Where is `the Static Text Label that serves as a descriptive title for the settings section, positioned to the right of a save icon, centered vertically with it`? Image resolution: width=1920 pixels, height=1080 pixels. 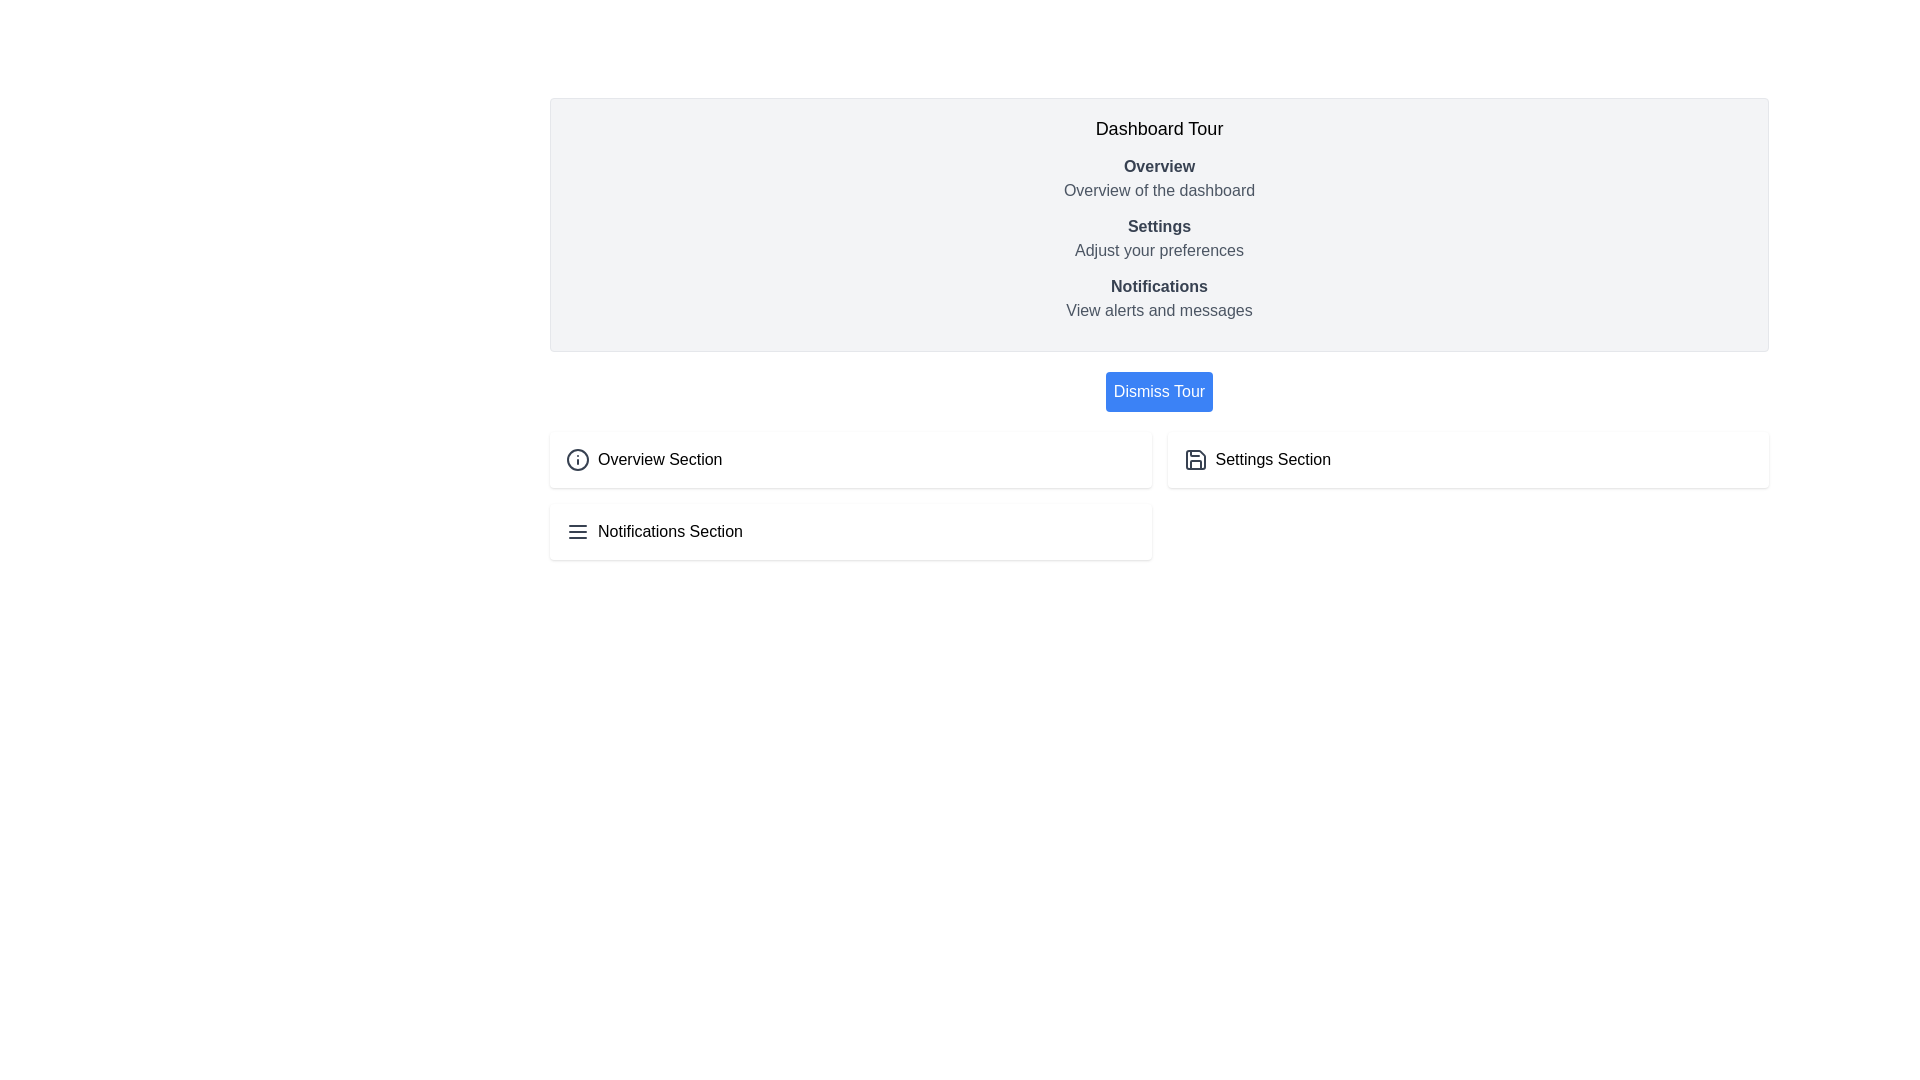 the Static Text Label that serves as a descriptive title for the settings section, positioned to the right of a save icon, centered vertically with it is located at coordinates (1272, 459).